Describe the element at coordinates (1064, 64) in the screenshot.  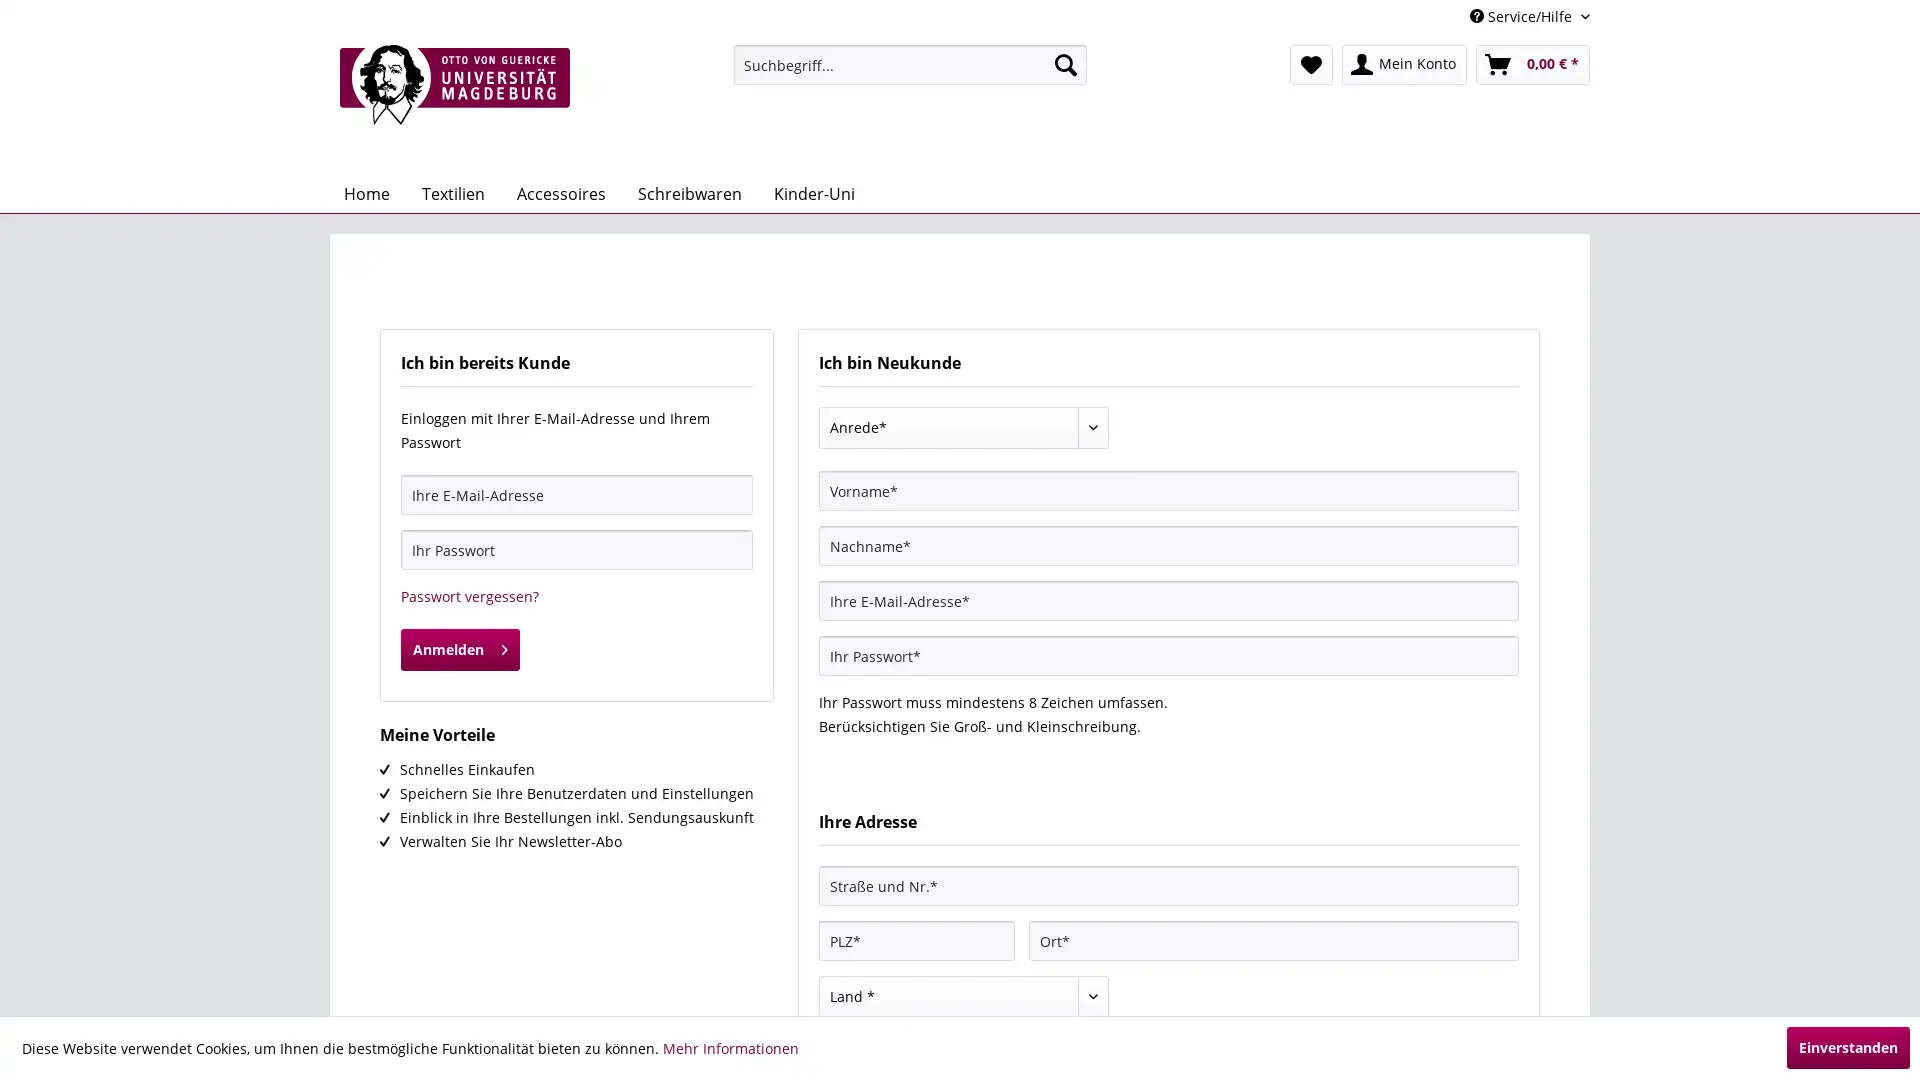
I see `Suchen` at that location.